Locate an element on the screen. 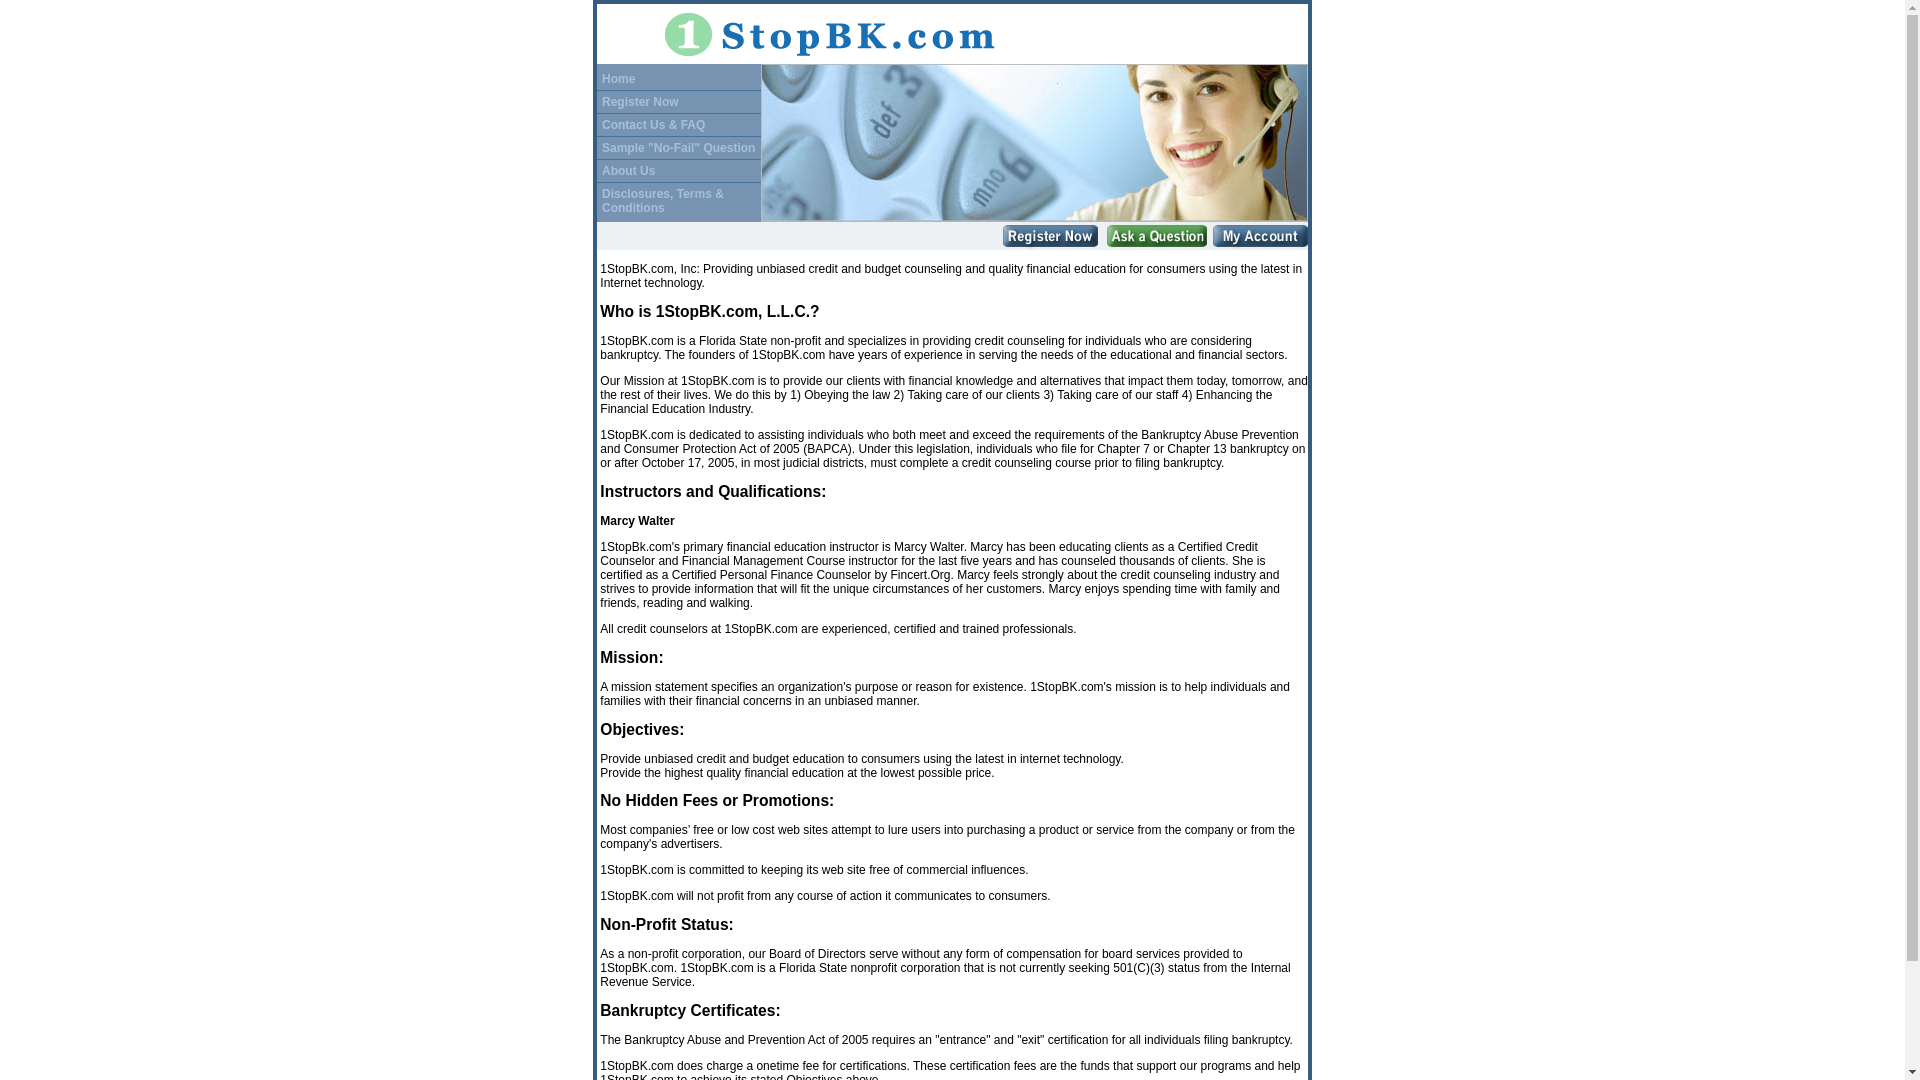  'Contact Us & FAQ' is located at coordinates (653, 124).